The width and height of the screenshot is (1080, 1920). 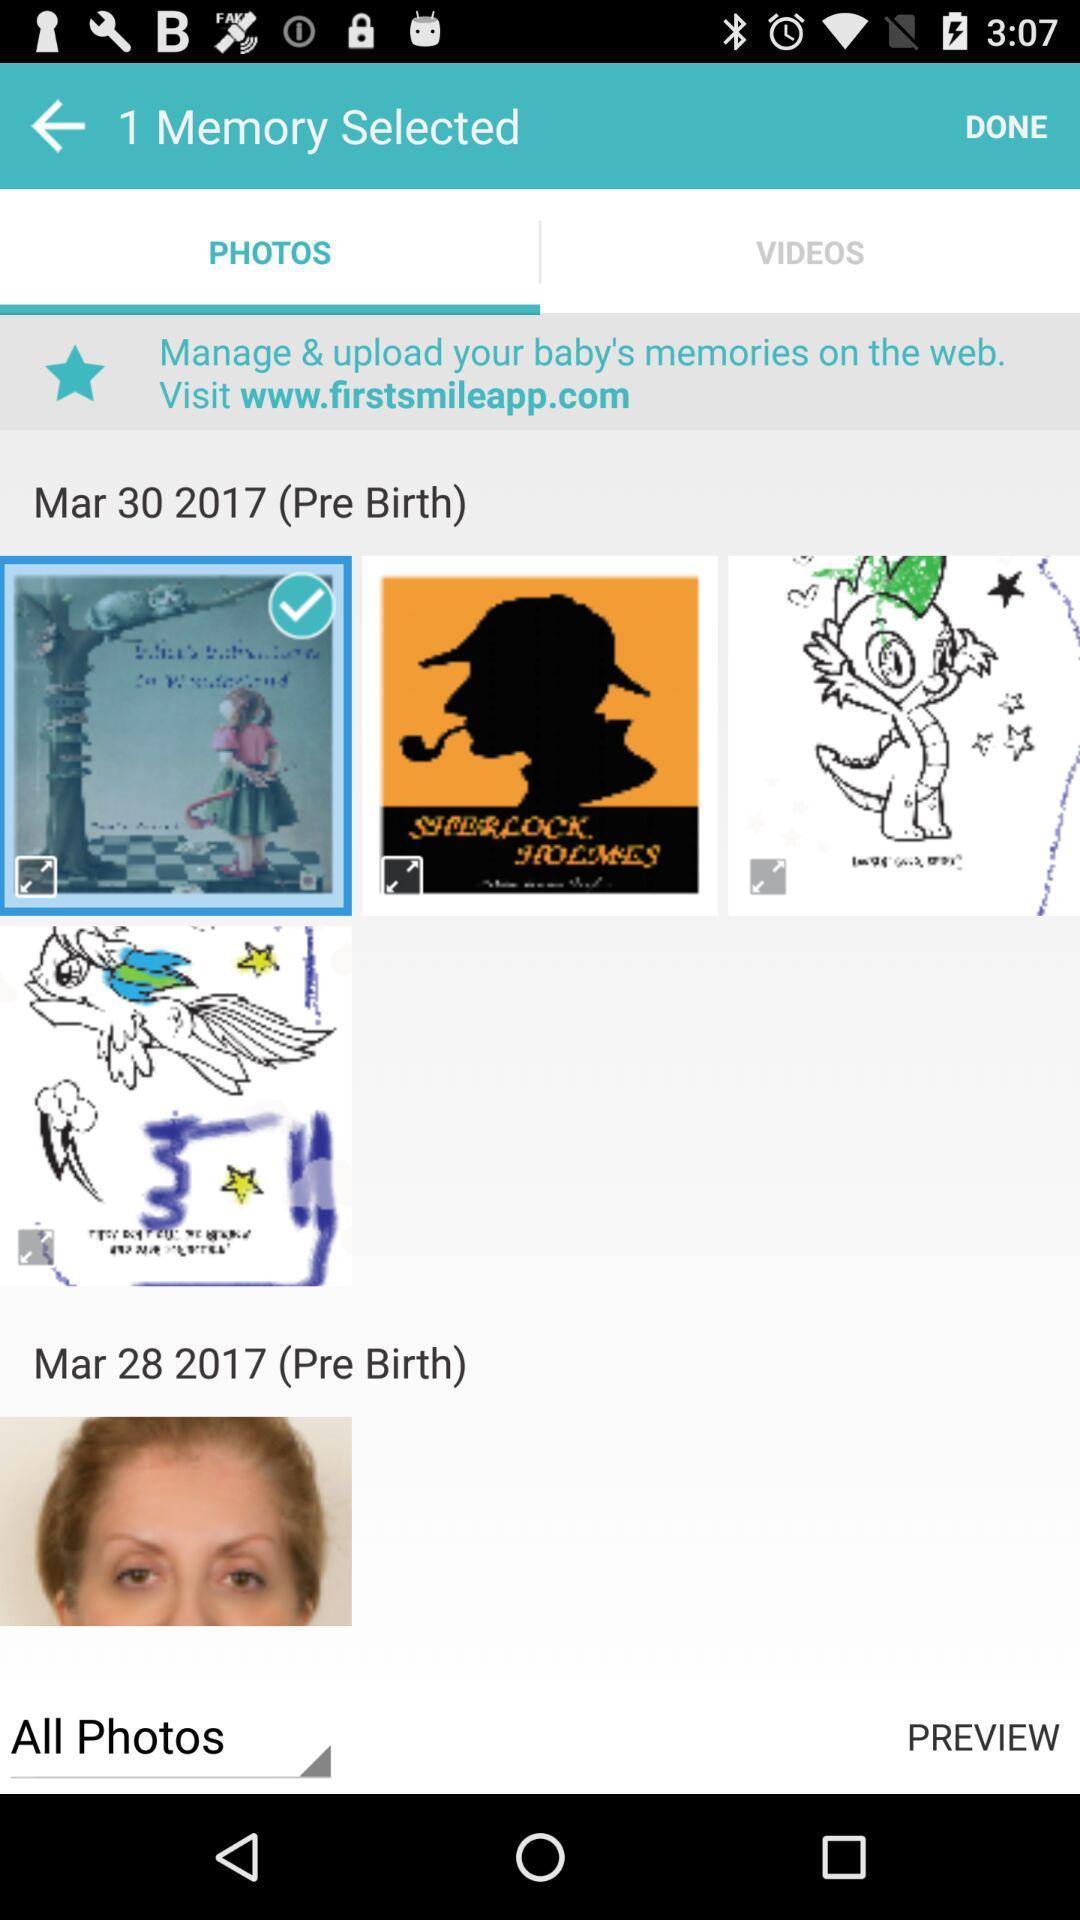 What do you see at coordinates (766, 876) in the screenshot?
I see `picture oftion` at bounding box center [766, 876].